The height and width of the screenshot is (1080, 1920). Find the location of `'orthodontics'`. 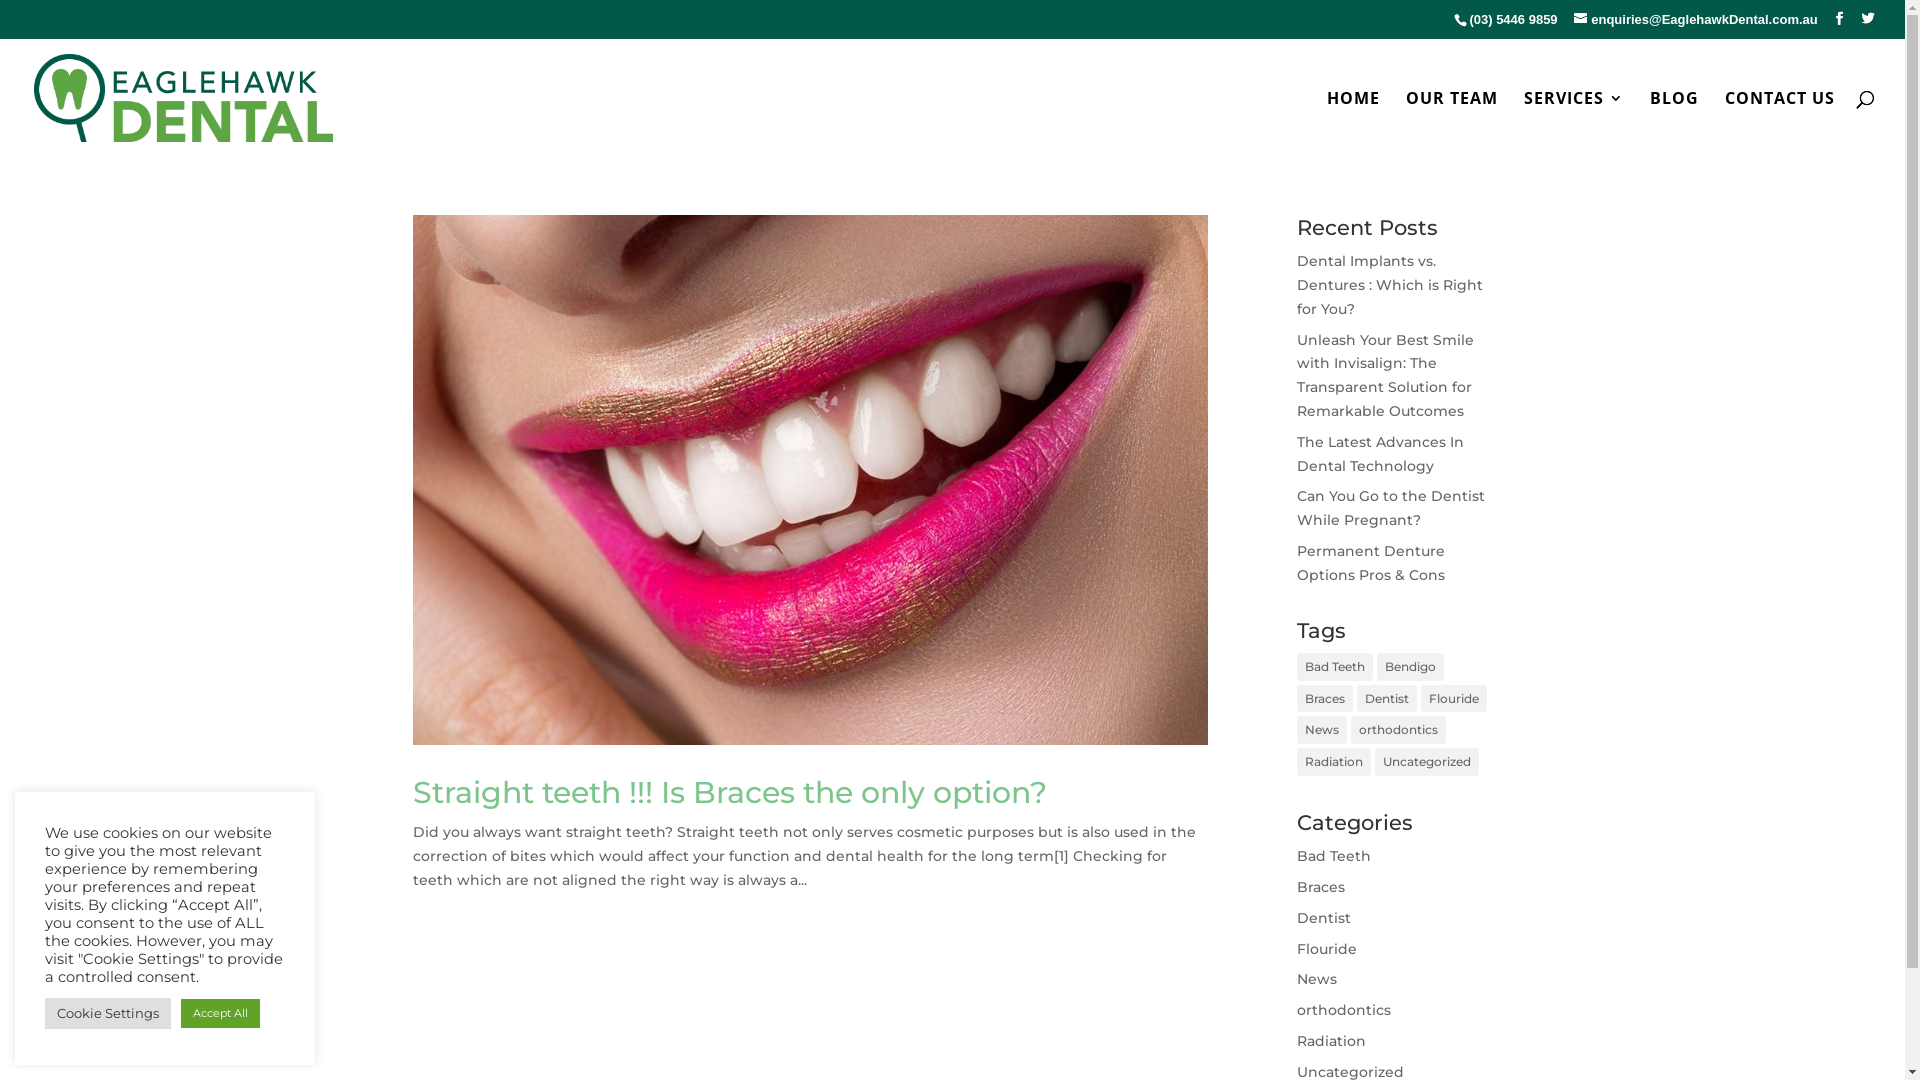

'orthodontics' is located at coordinates (1397, 729).